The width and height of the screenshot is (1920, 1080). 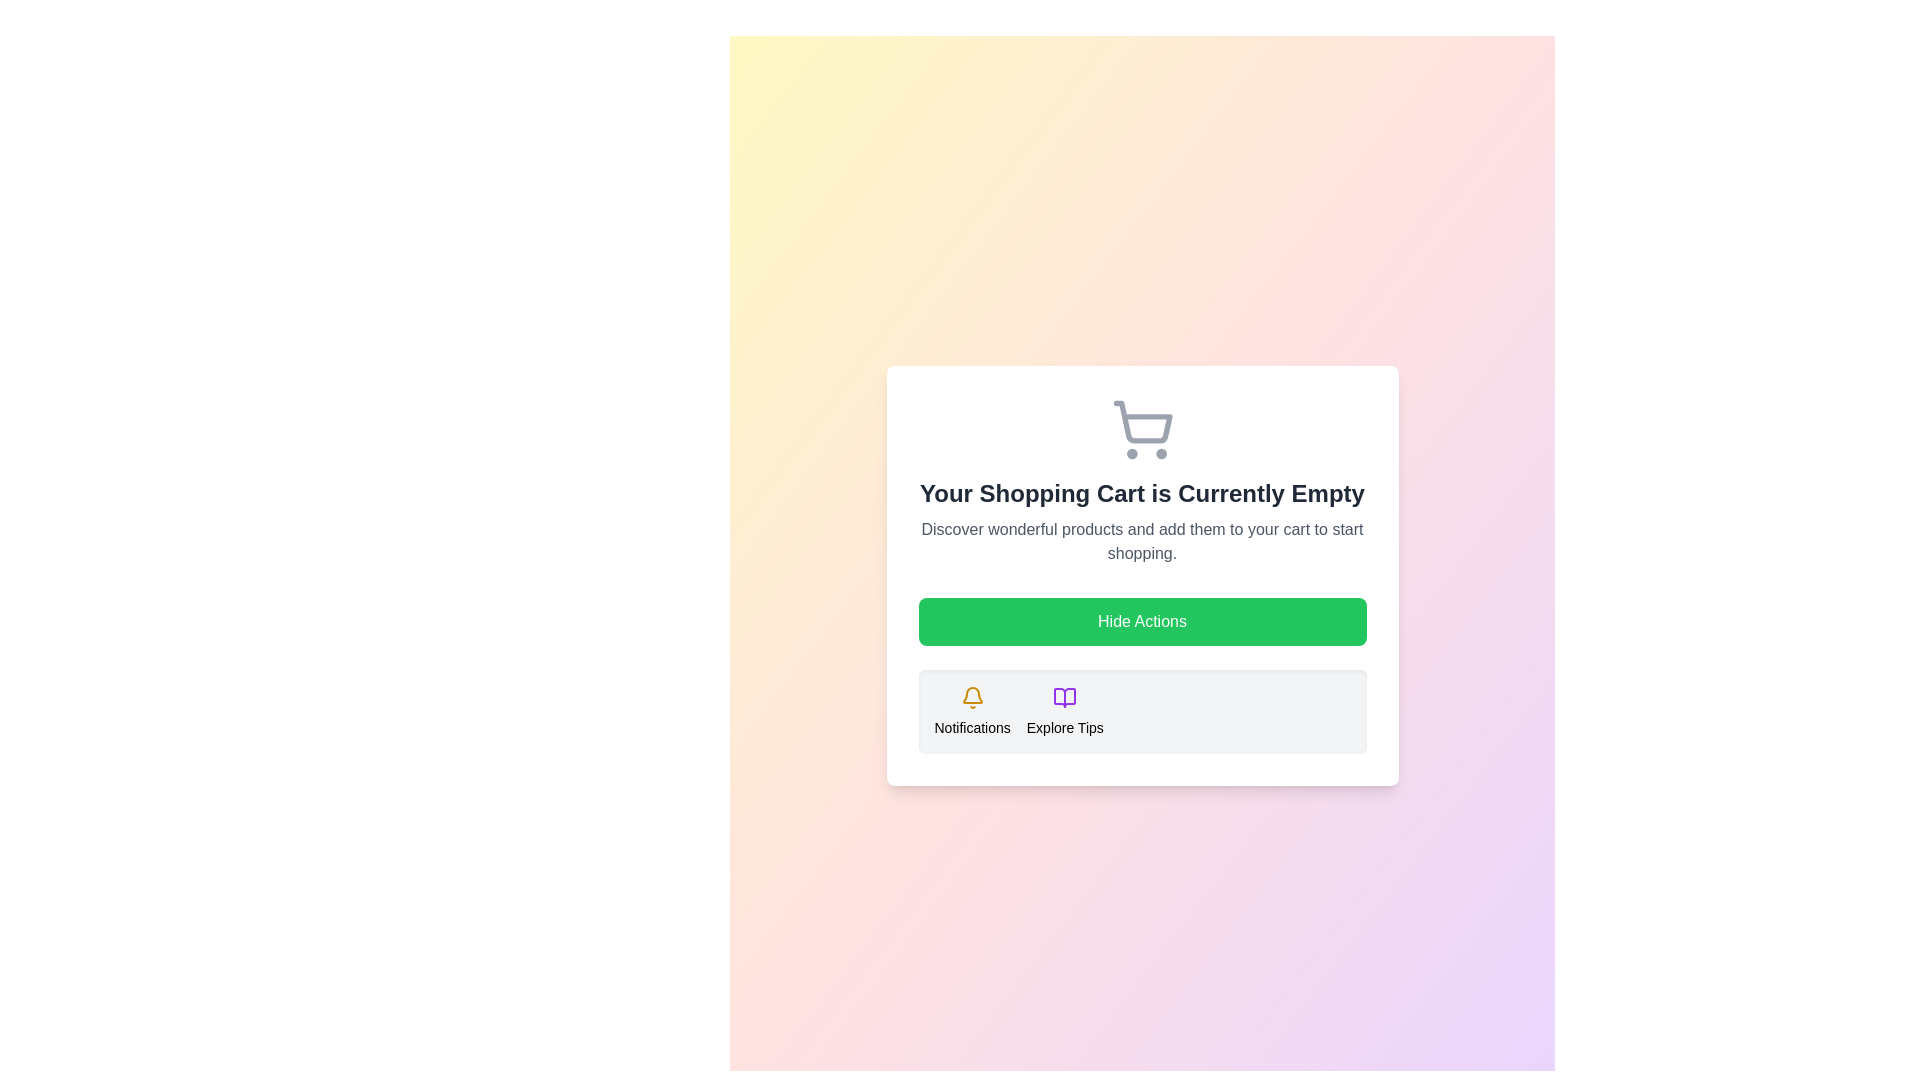 What do you see at coordinates (1064, 728) in the screenshot?
I see `the label located in the bottom section of a white card interface, next to the book icon and below the 'Notifications' heading` at bounding box center [1064, 728].